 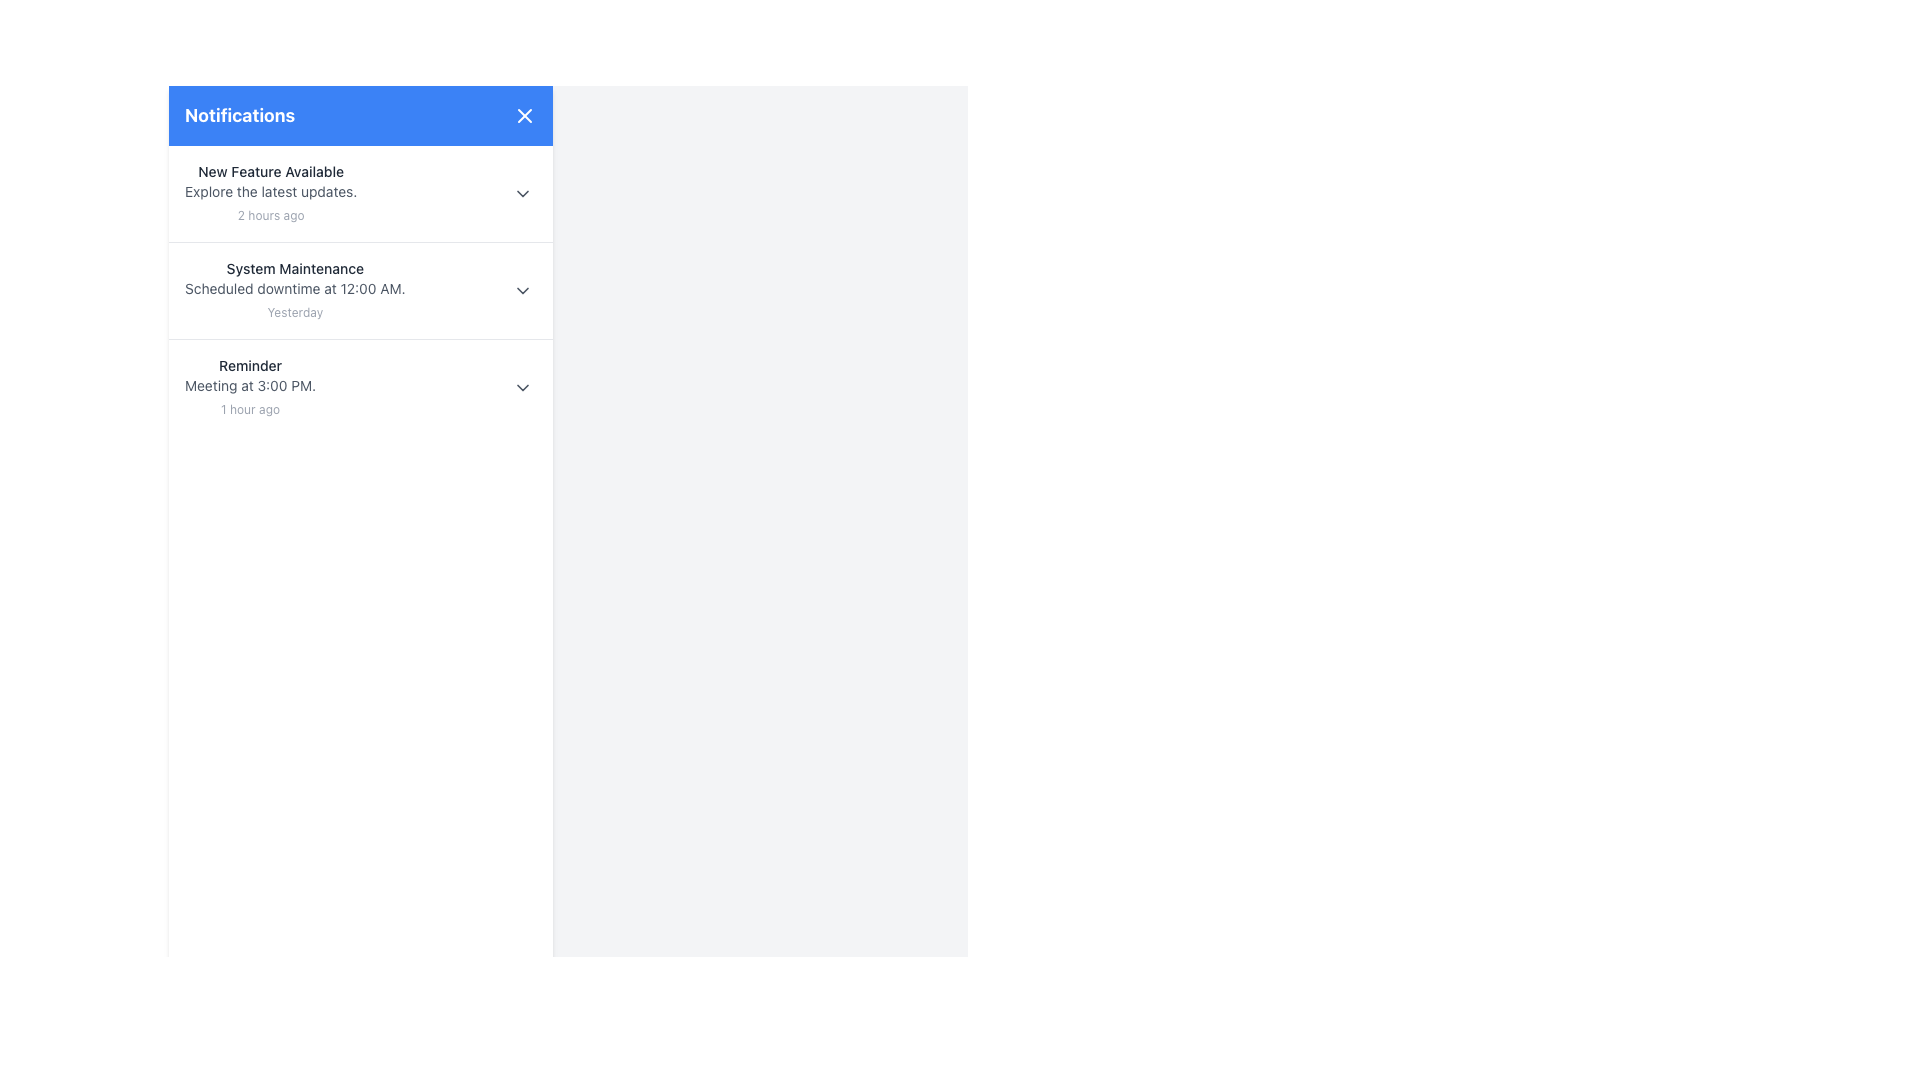 I want to click on the static text label displaying 'Yesterday' located at the bottom-right of the notification card for system maintenance, so click(x=294, y=312).